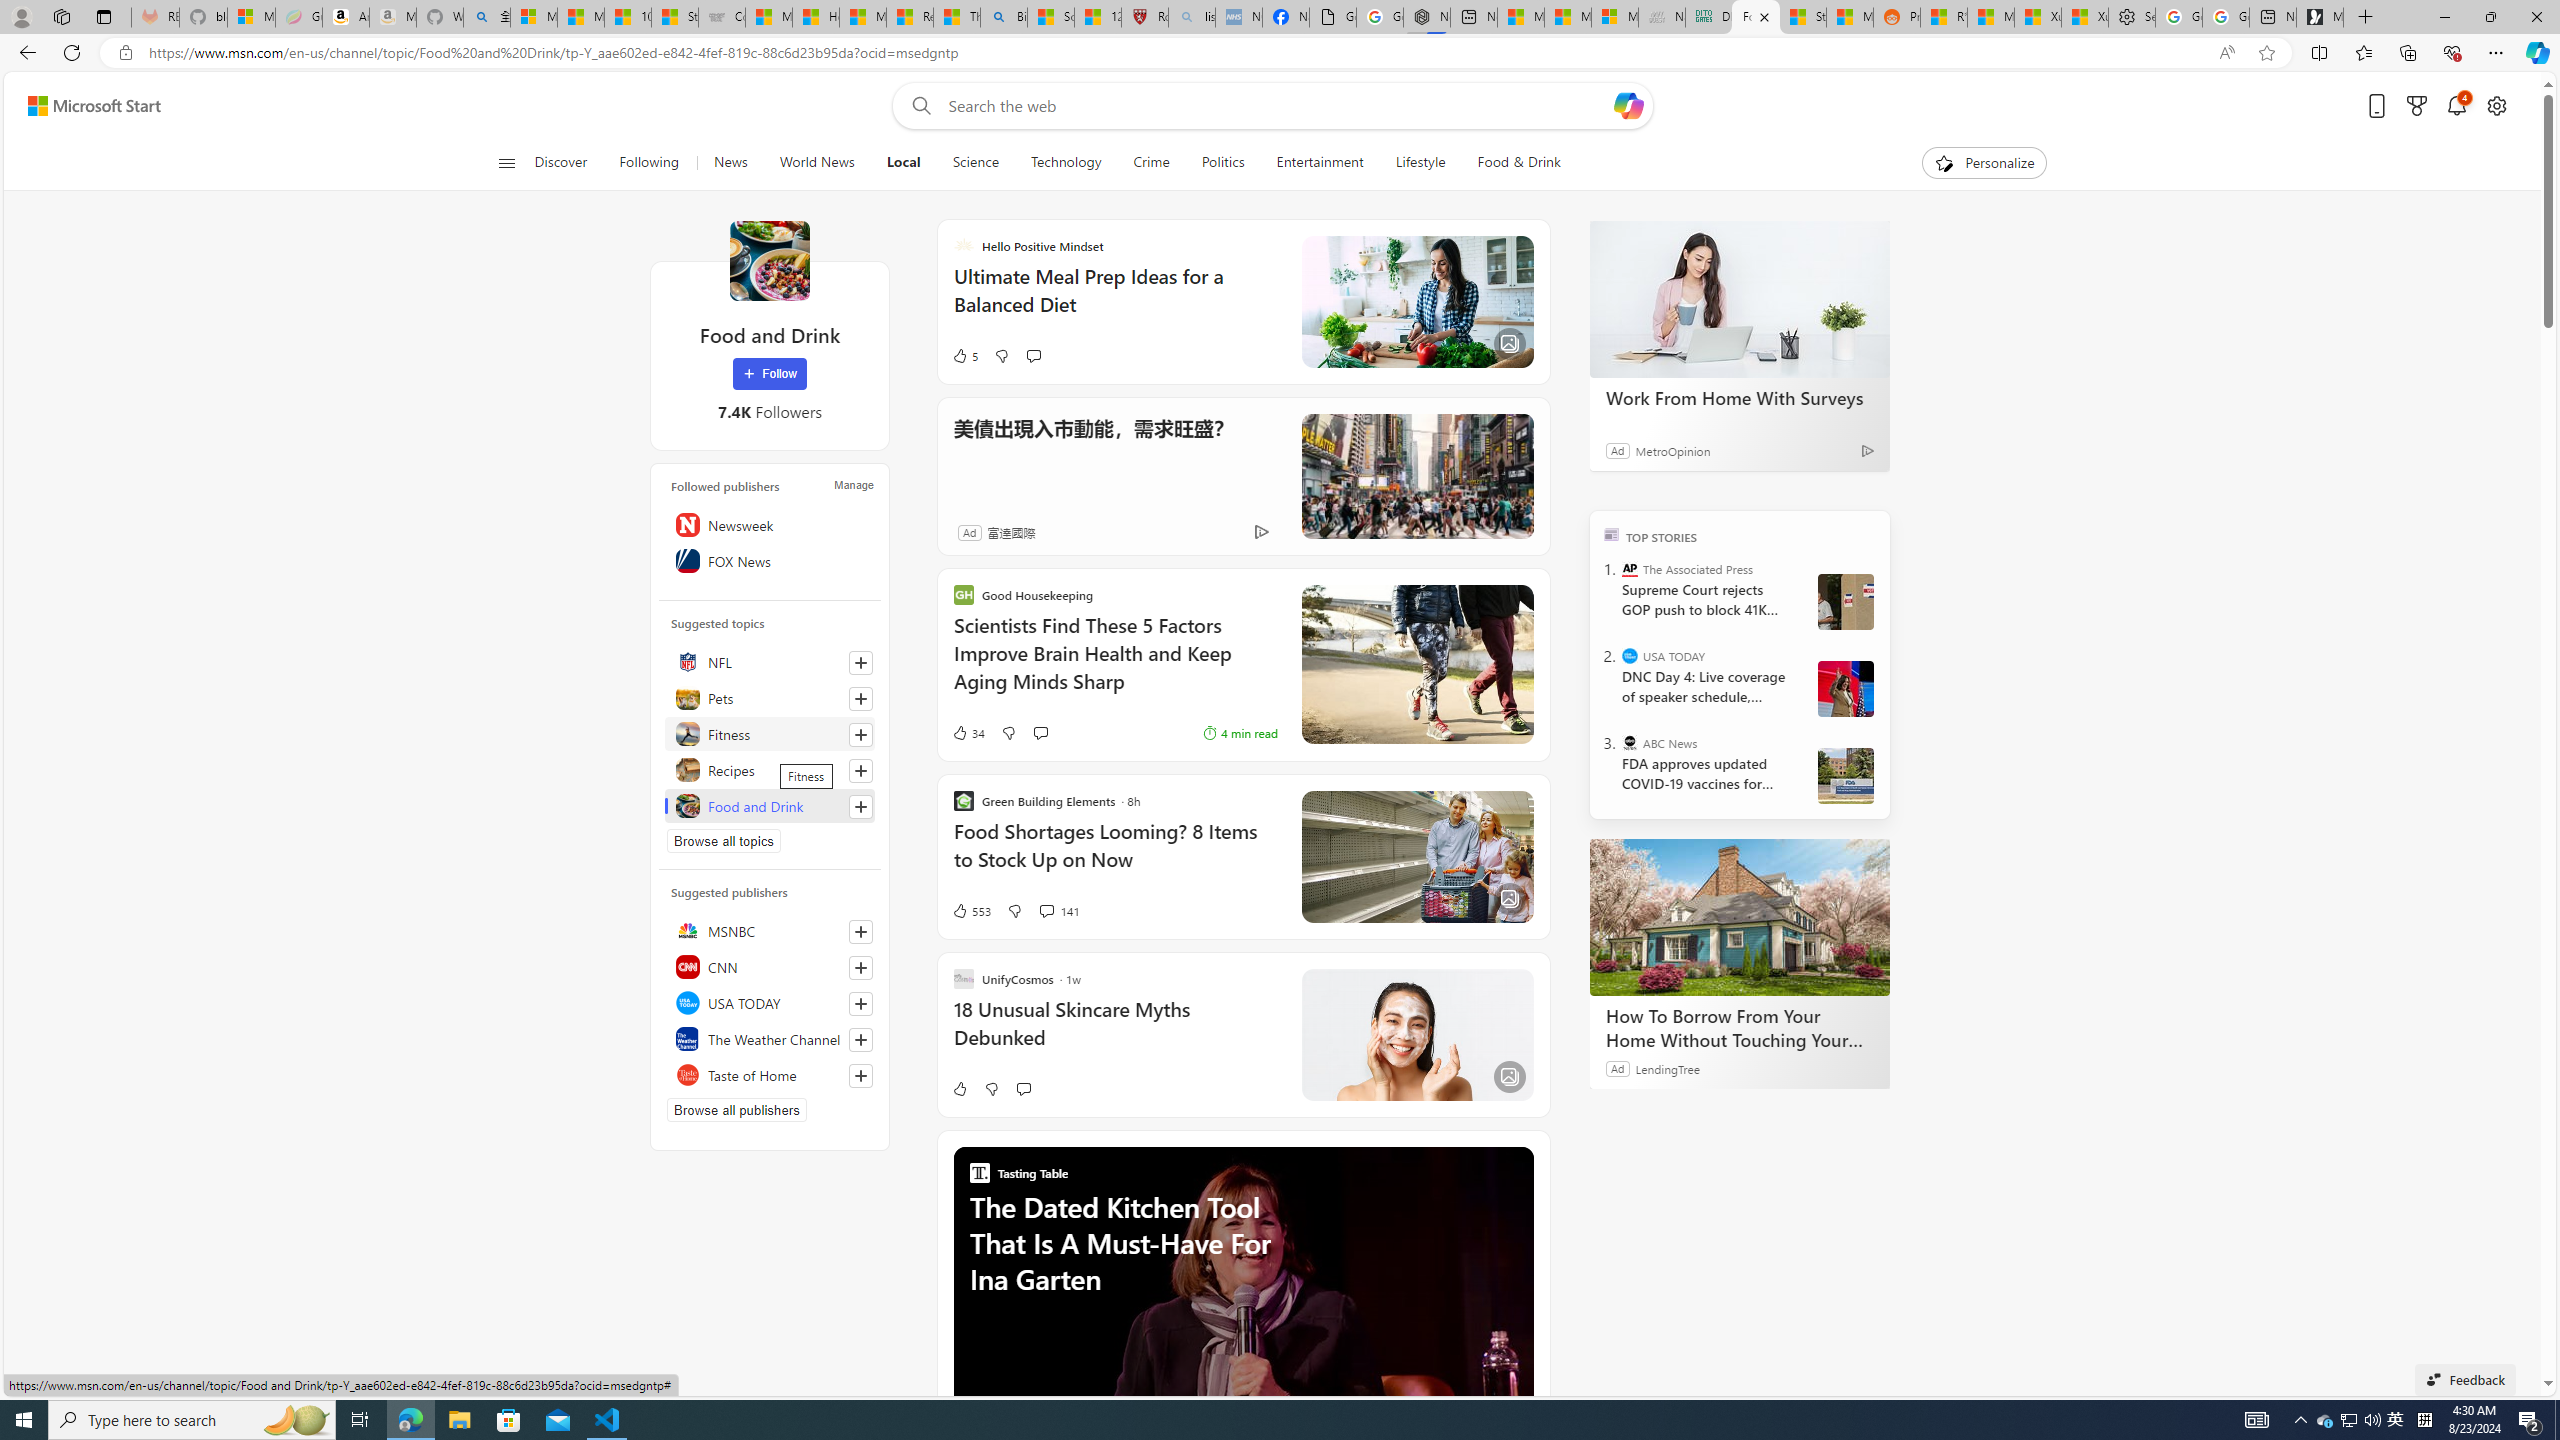 This screenshot has width=2560, height=1440. I want to click on 'Web search', so click(916, 106).